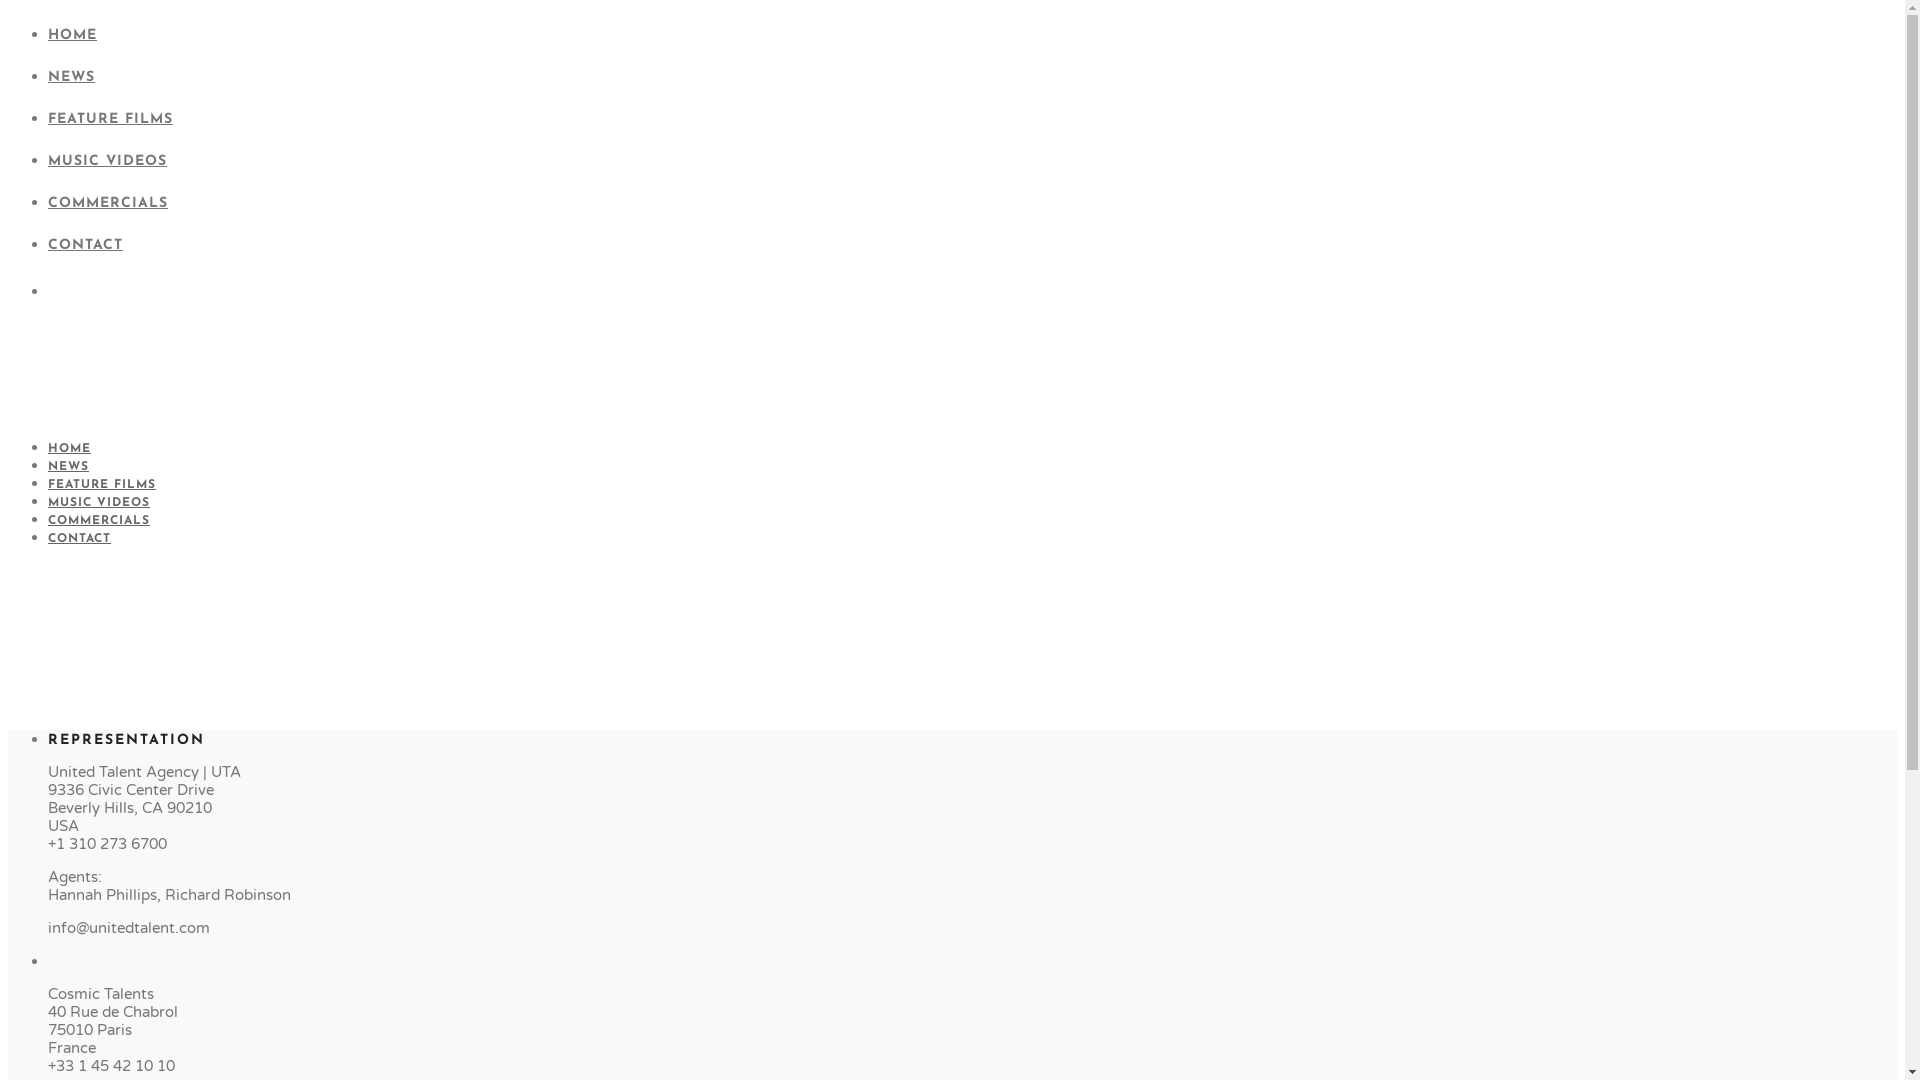 Image resolution: width=1920 pixels, height=1080 pixels. I want to click on 'NEWS', so click(48, 76).